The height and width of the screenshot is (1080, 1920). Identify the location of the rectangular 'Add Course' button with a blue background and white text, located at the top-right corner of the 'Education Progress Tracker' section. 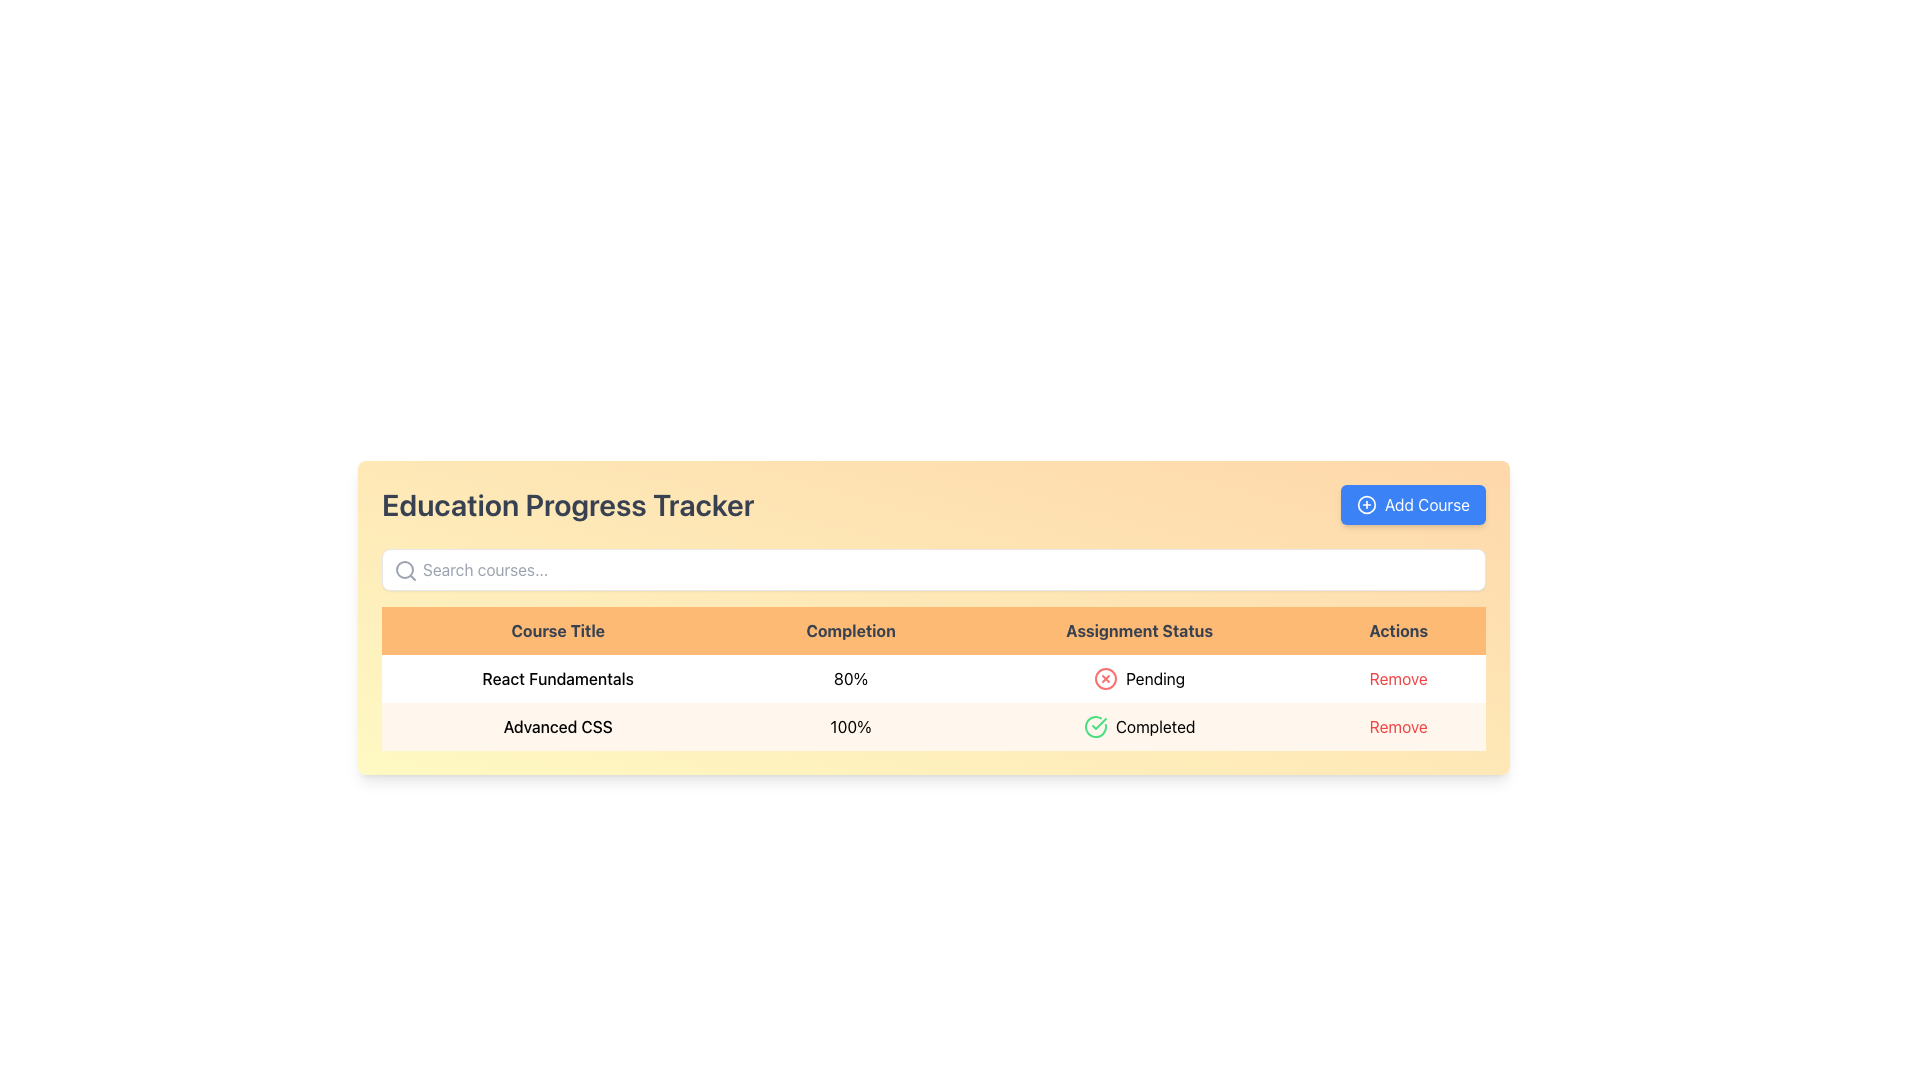
(1412, 504).